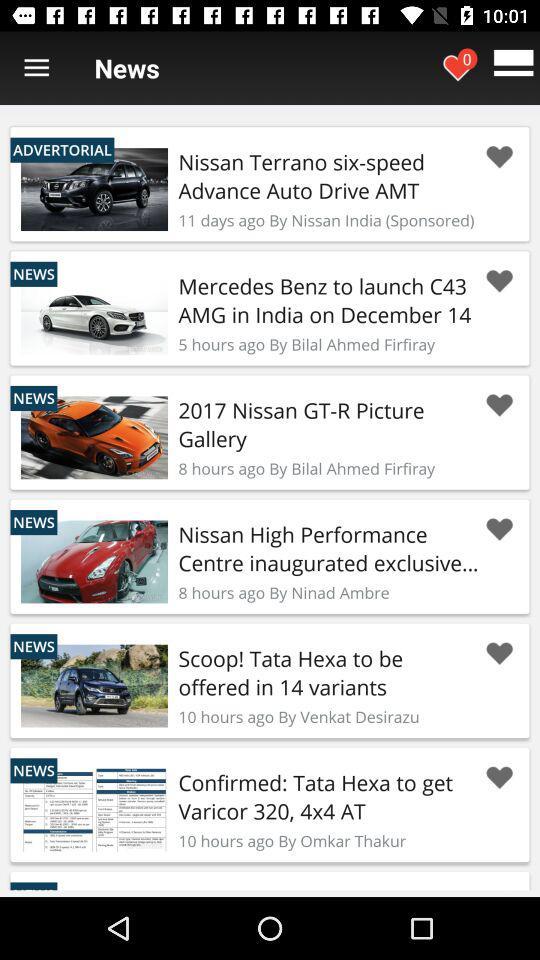 The image size is (540, 960). What do you see at coordinates (498, 528) in the screenshot?
I see `this button allows to set that element as a favorite one` at bounding box center [498, 528].